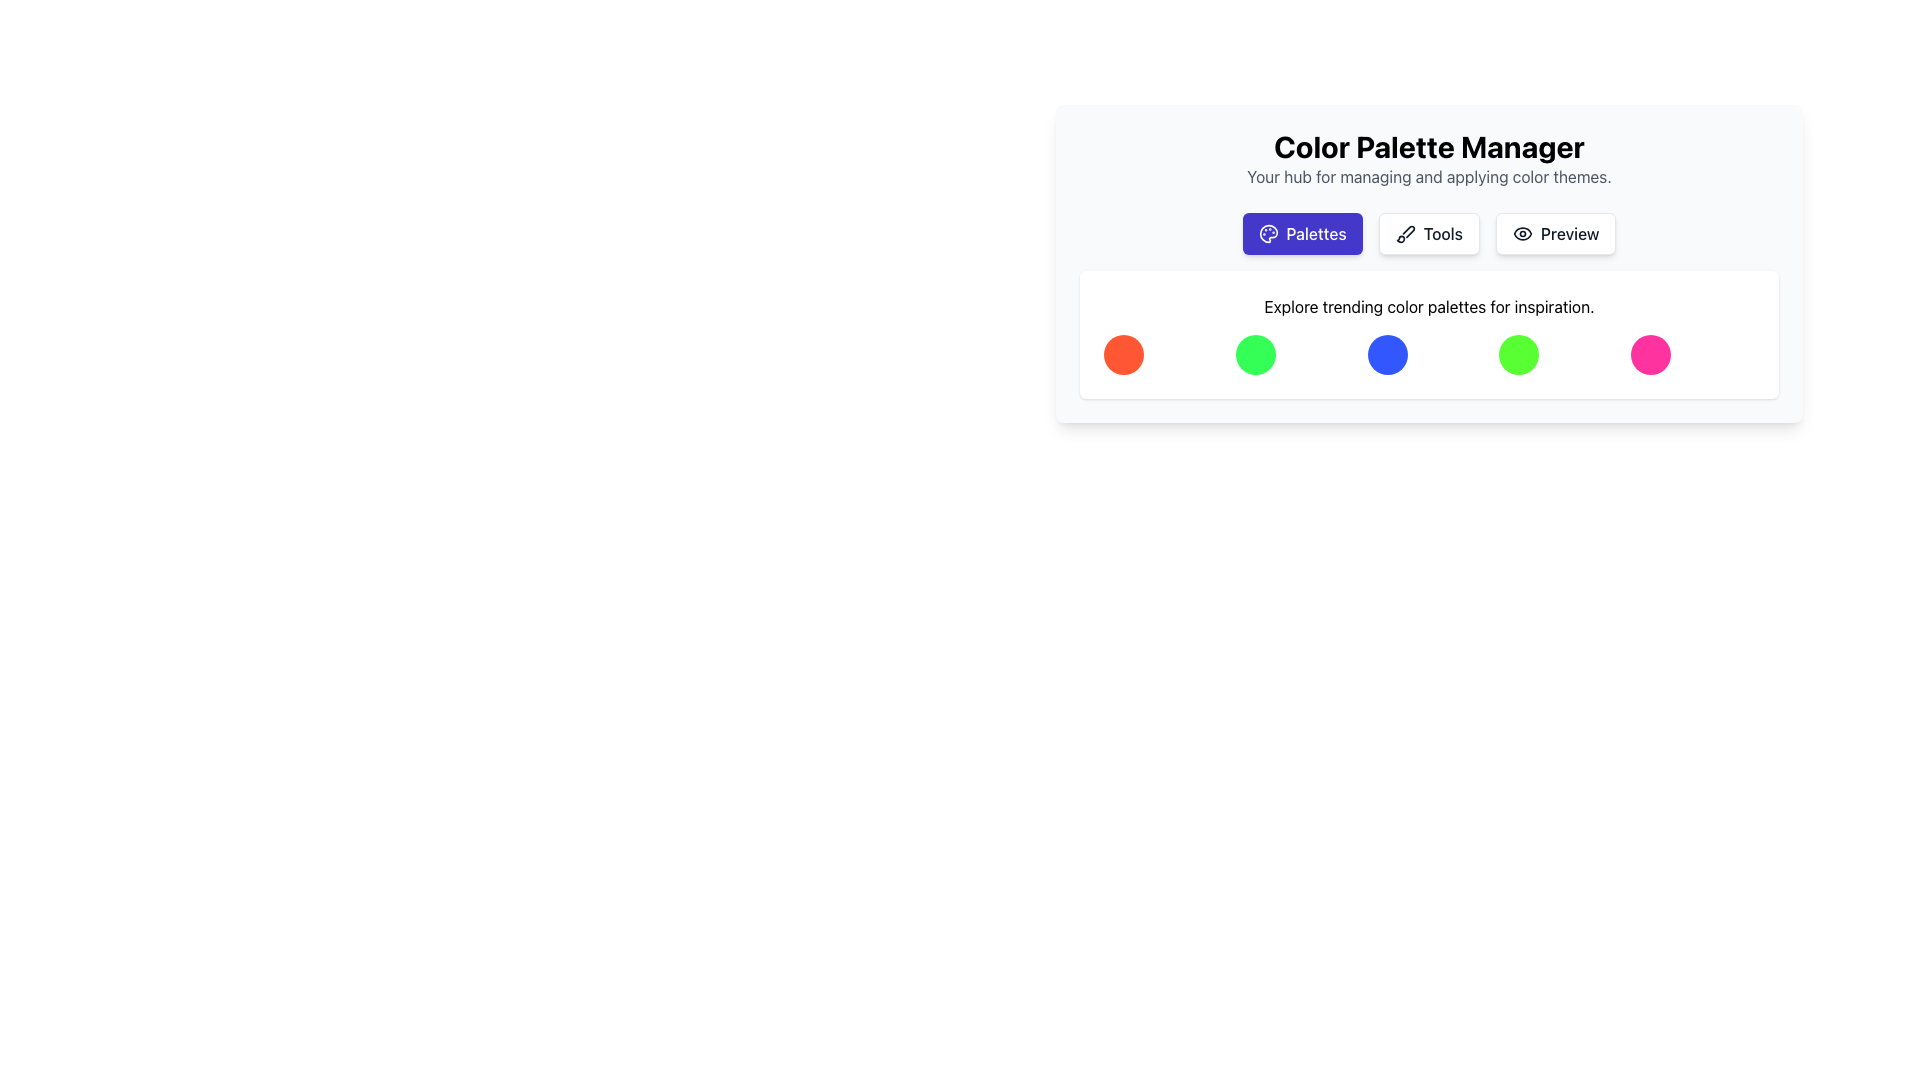  What do you see at coordinates (1428, 233) in the screenshot?
I see `the 'Palettes', 'Tools', or 'Preview' button in the toolbar located below the 'Color Palette Manager' heading` at bounding box center [1428, 233].